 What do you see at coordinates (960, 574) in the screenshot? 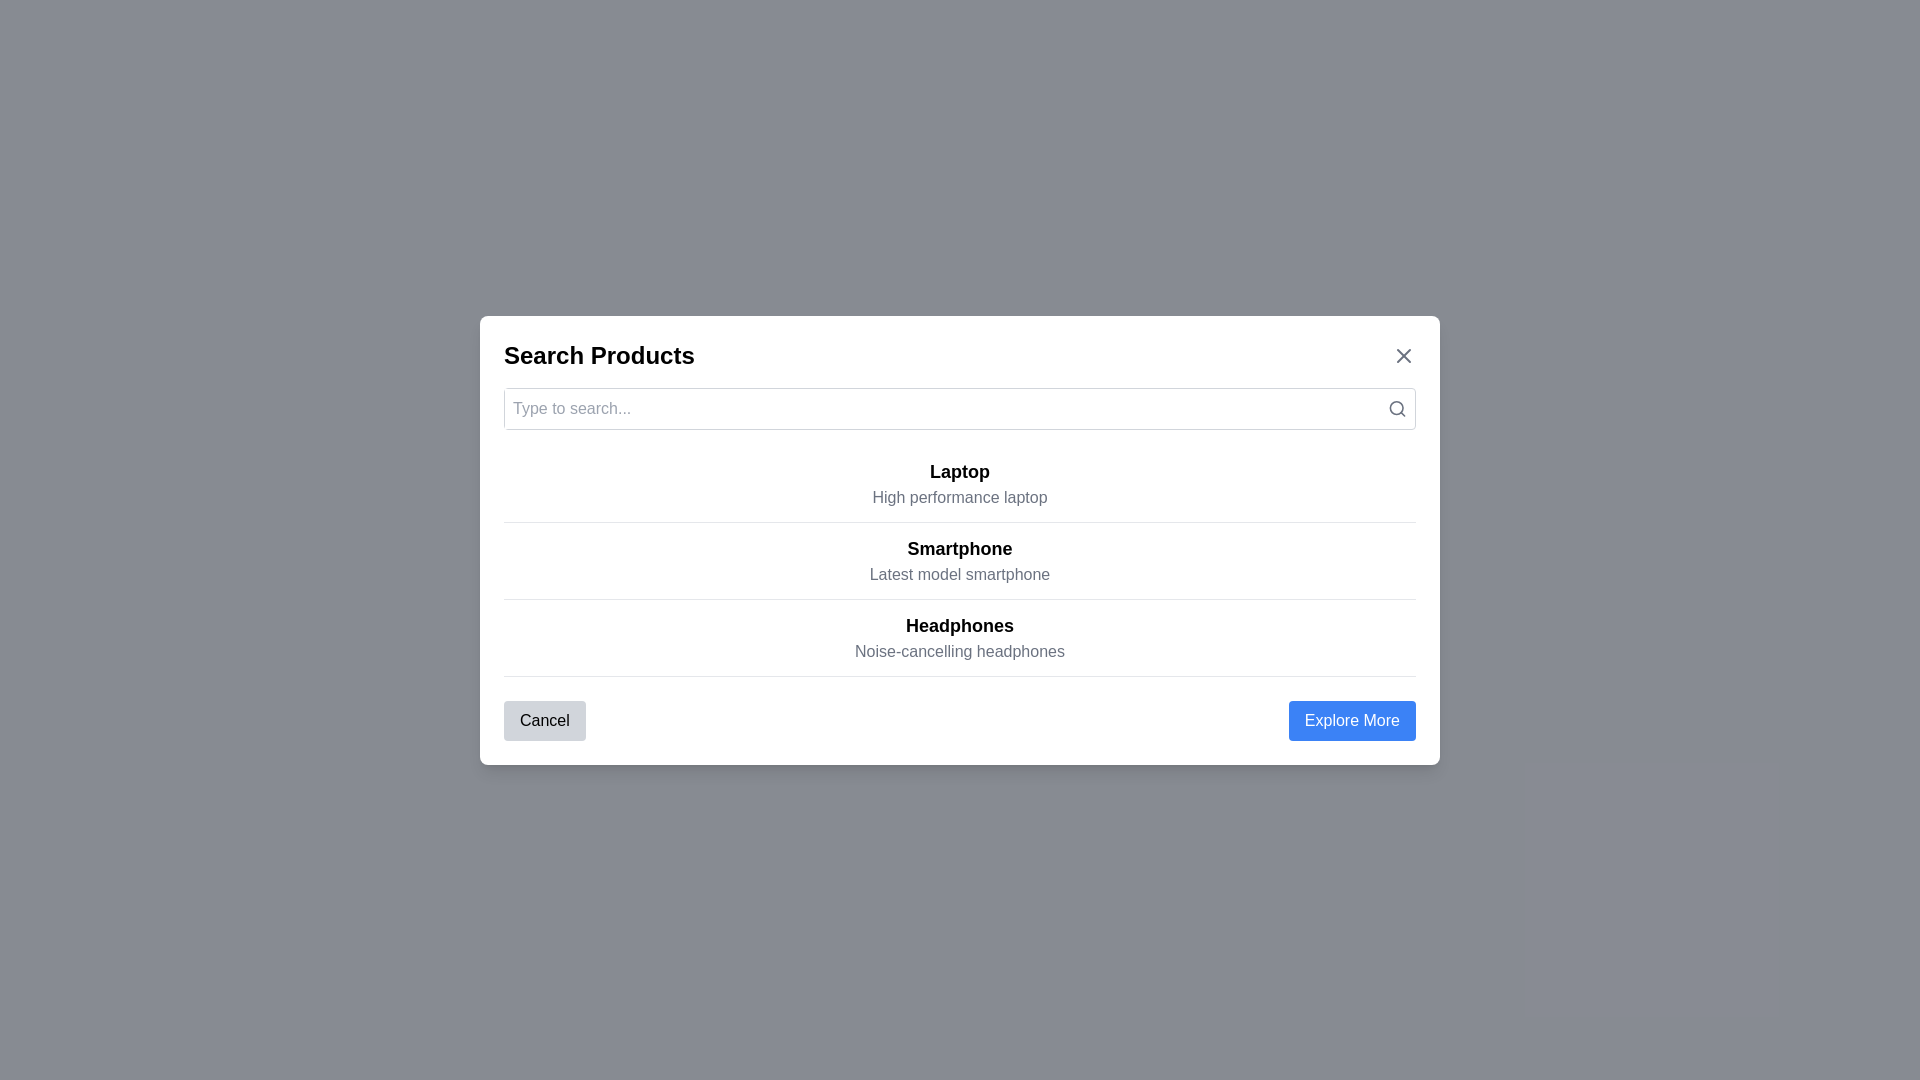
I see `the descriptive subtitle text label located below the title 'Smartphone' in the middle section of the interface` at bounding box center [960, 574].